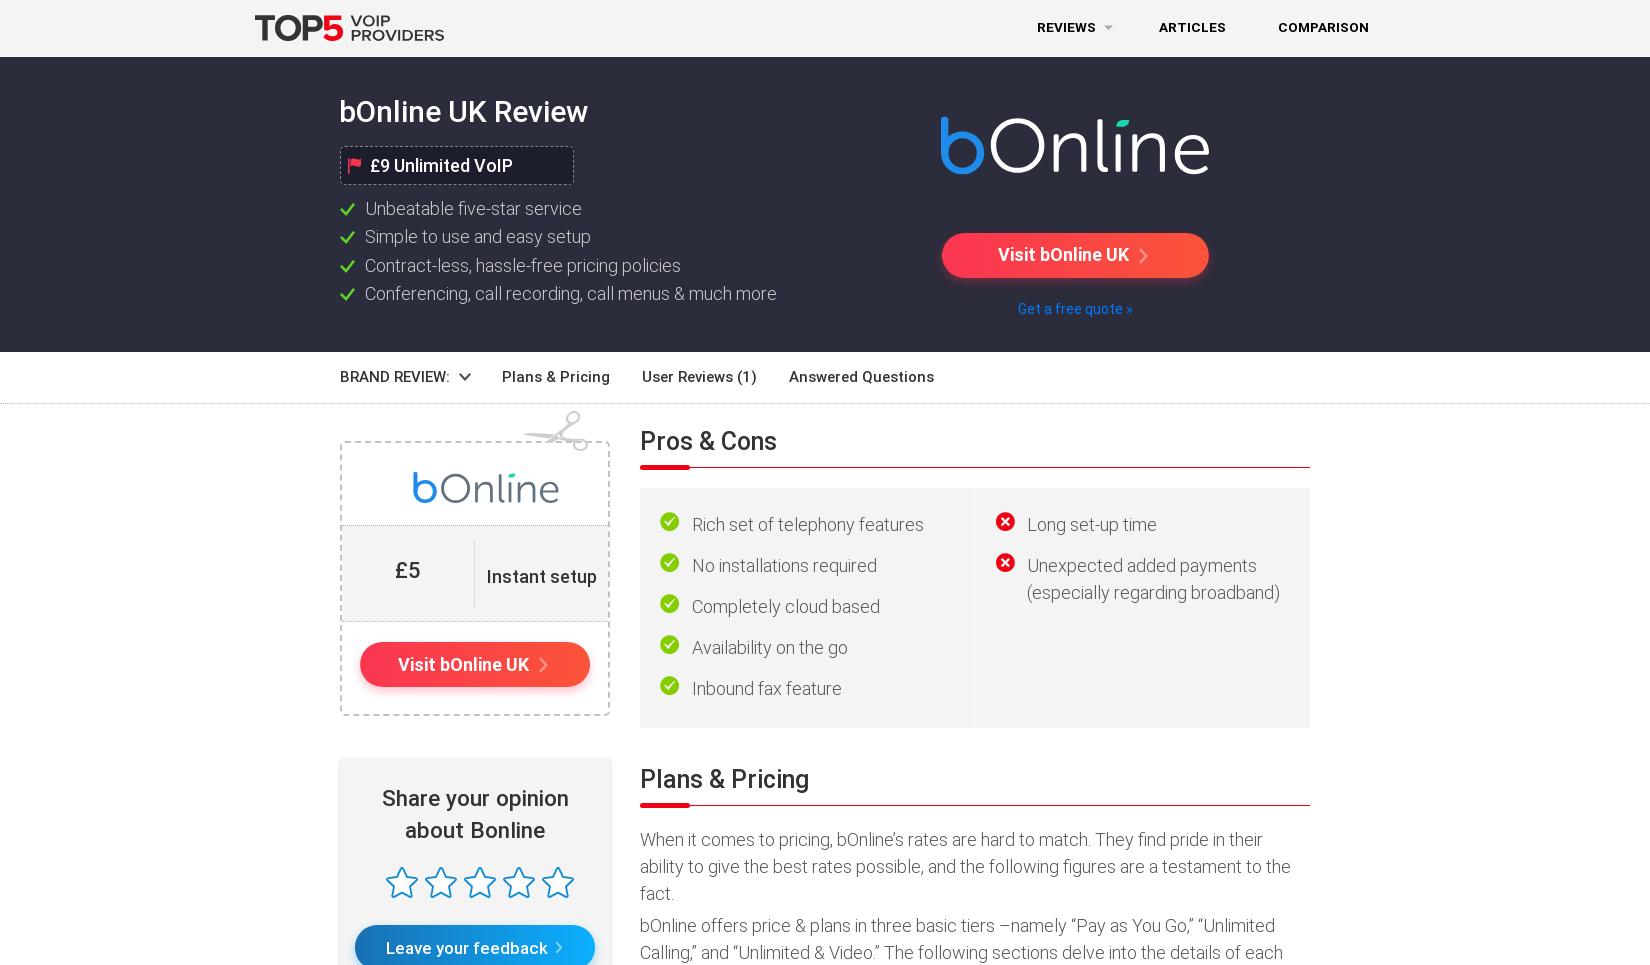 Image resolution: width=1650 pixels, height=965 pixels. What do you see at coordinates (540, 575) in the screenshot?
I see `'Instant setup'` at bounding box center [540, 575].